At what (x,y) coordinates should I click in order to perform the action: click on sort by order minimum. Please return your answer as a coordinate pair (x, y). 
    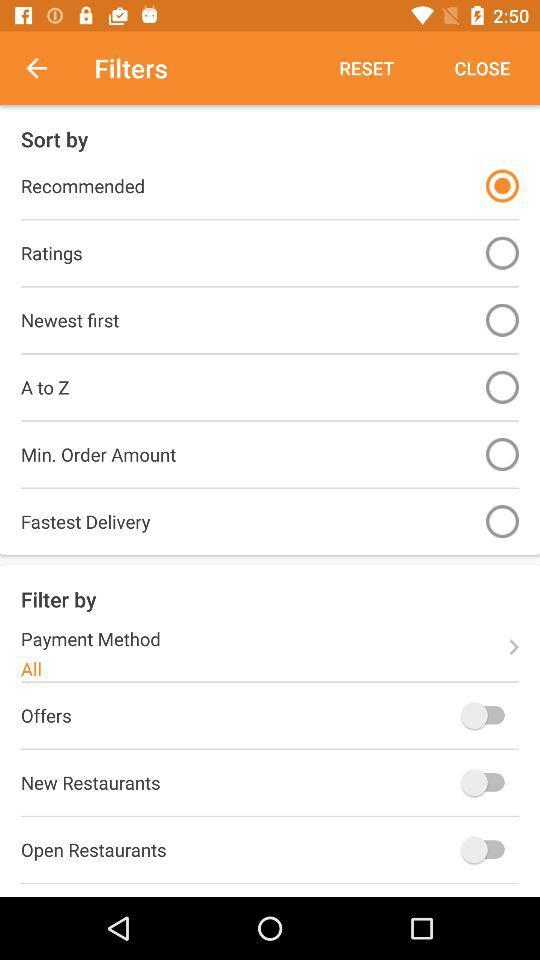
    Looking at the image, I should click on (501, 454).